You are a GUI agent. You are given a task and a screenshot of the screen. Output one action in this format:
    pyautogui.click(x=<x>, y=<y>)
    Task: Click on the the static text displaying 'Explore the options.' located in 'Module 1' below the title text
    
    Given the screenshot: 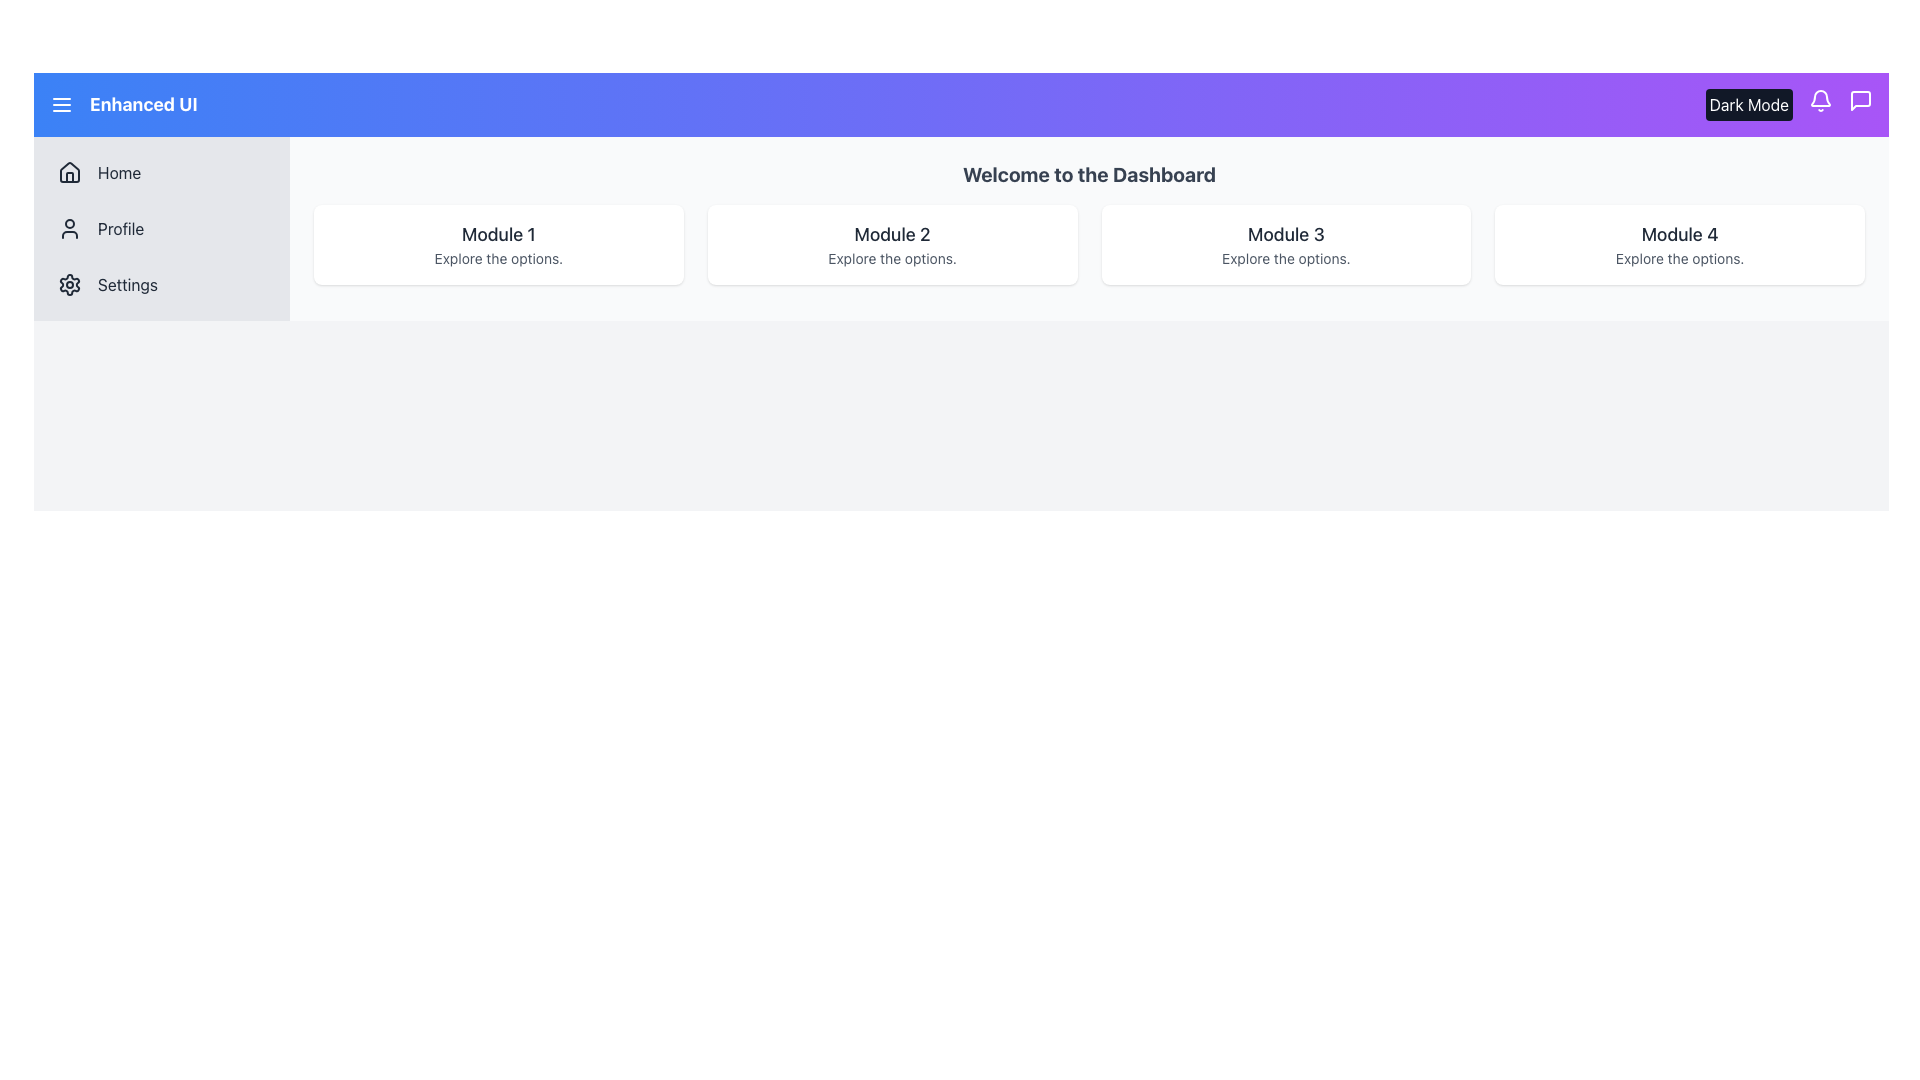 What is the action you would take?
    pyautogui.click(x=498, y=257)
    